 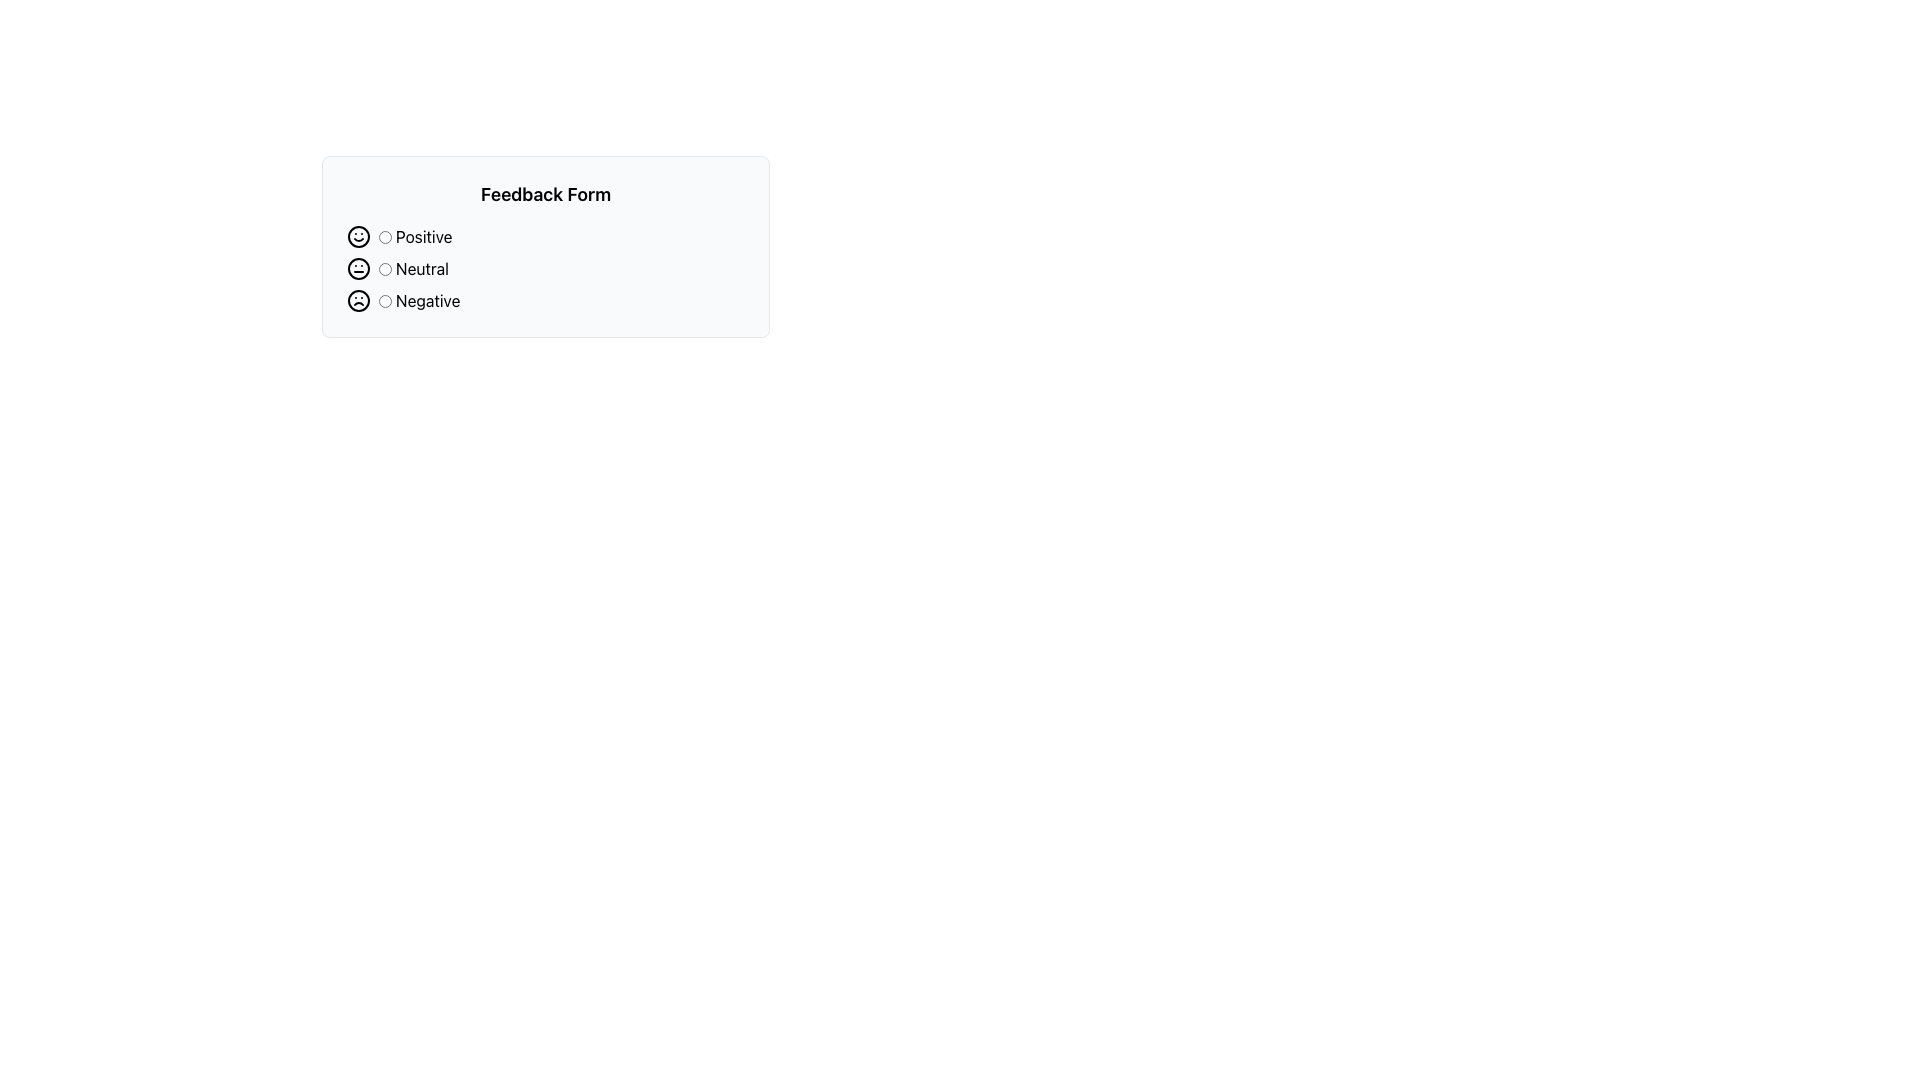 What do you see at coordinates (385, 235) in the screenshot?
I see `the first radio button labeled 'Positive'` at bounding box center [385, 235].